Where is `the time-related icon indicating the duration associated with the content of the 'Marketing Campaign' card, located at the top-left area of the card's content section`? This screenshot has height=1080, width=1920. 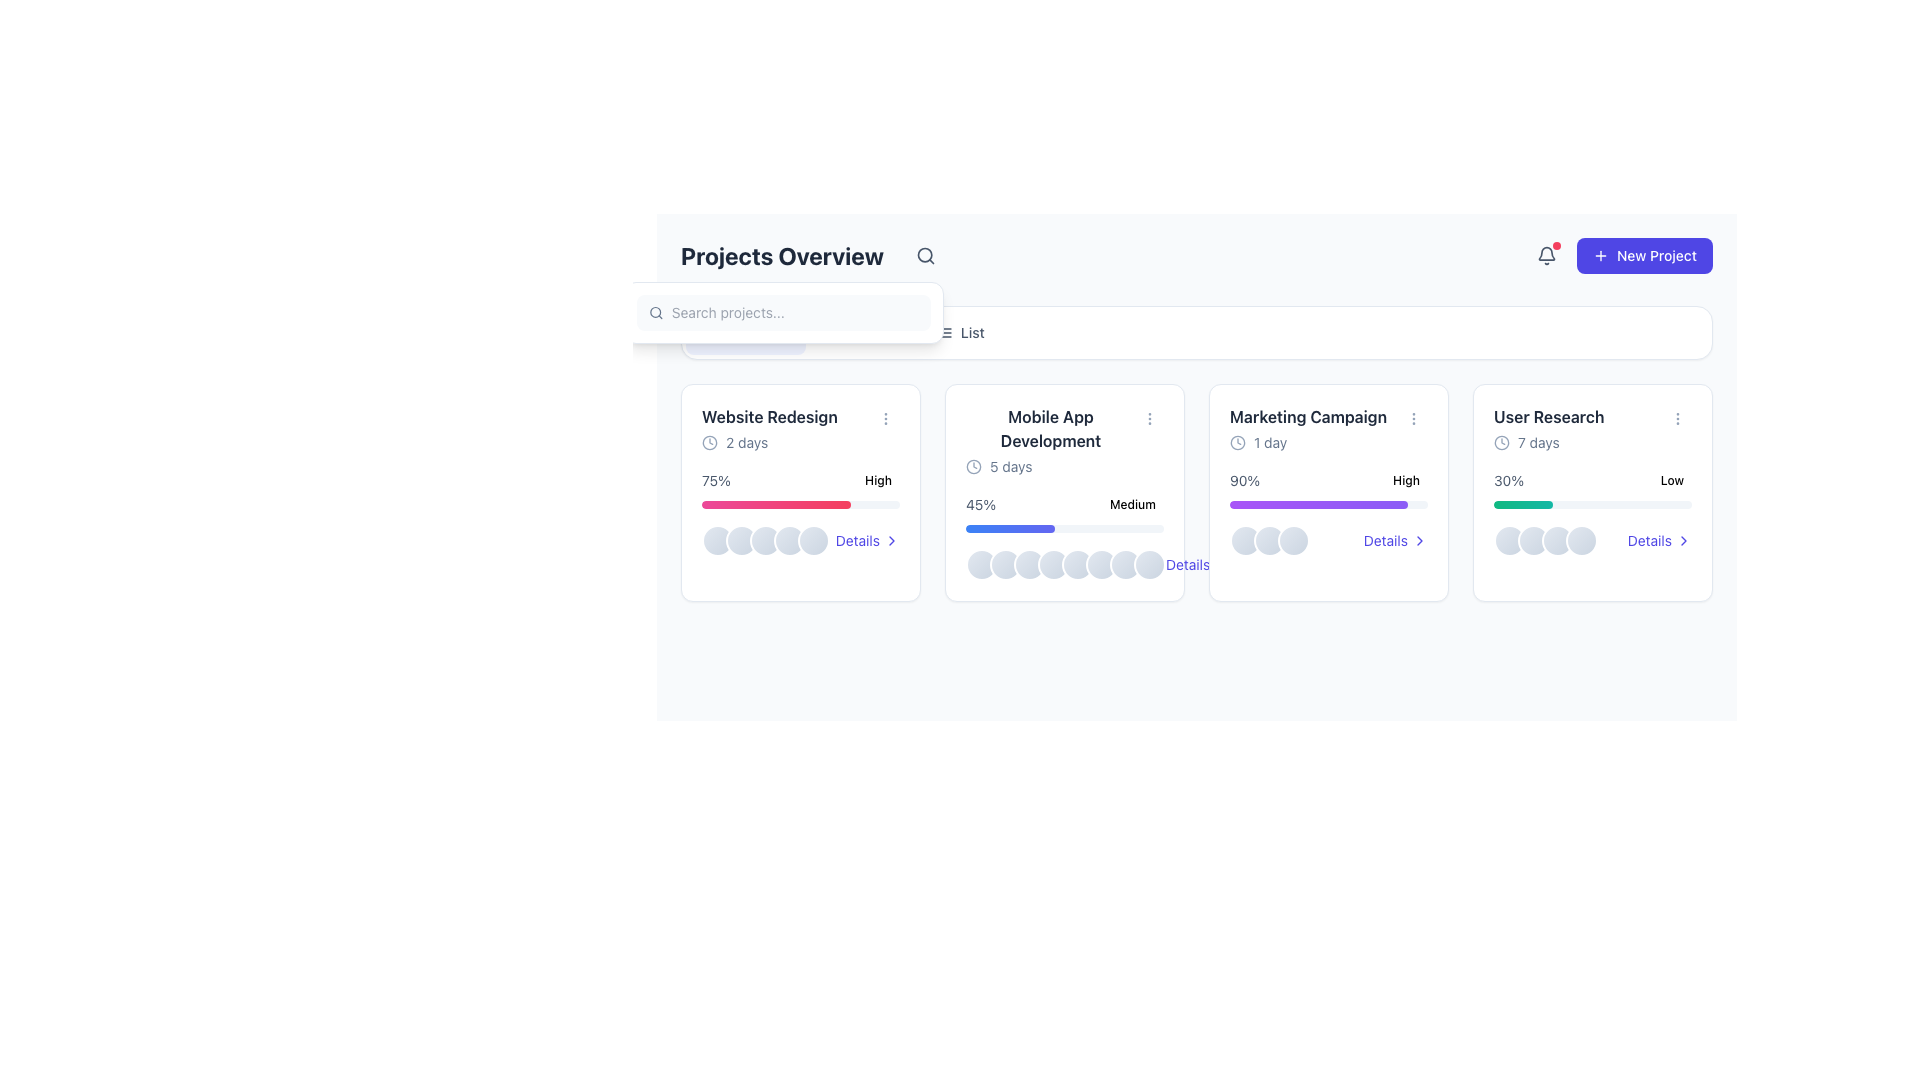 the time-related icon indicating the duration associated with the content of the 'Marketing Campaign' card, located at the top-left area of the card's content section is located at coordinates (1237, 442).